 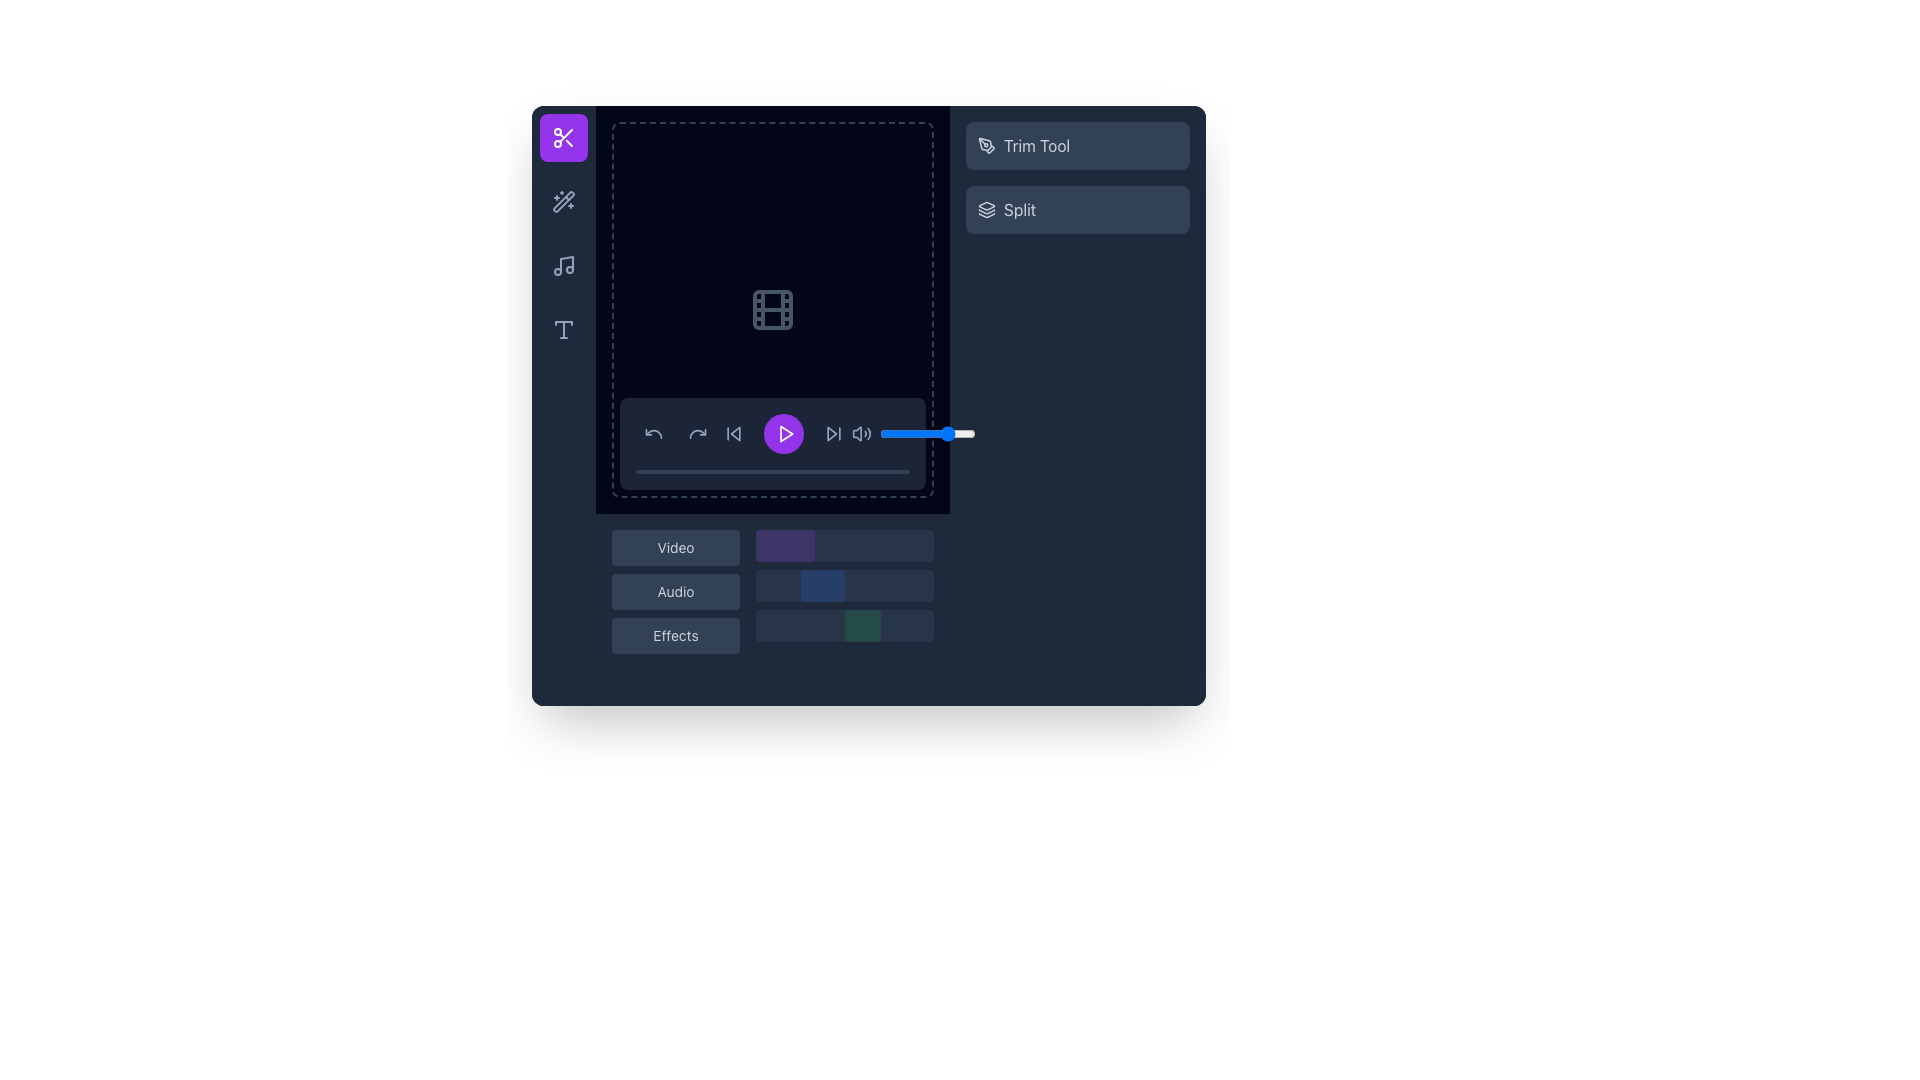 What do you see at coordinates (1077, 209) in the screenshot?
I see `the 'Split' button, which is a rectangular button with rounded corners and a dark slate background` at bounding box center [1077, 209].